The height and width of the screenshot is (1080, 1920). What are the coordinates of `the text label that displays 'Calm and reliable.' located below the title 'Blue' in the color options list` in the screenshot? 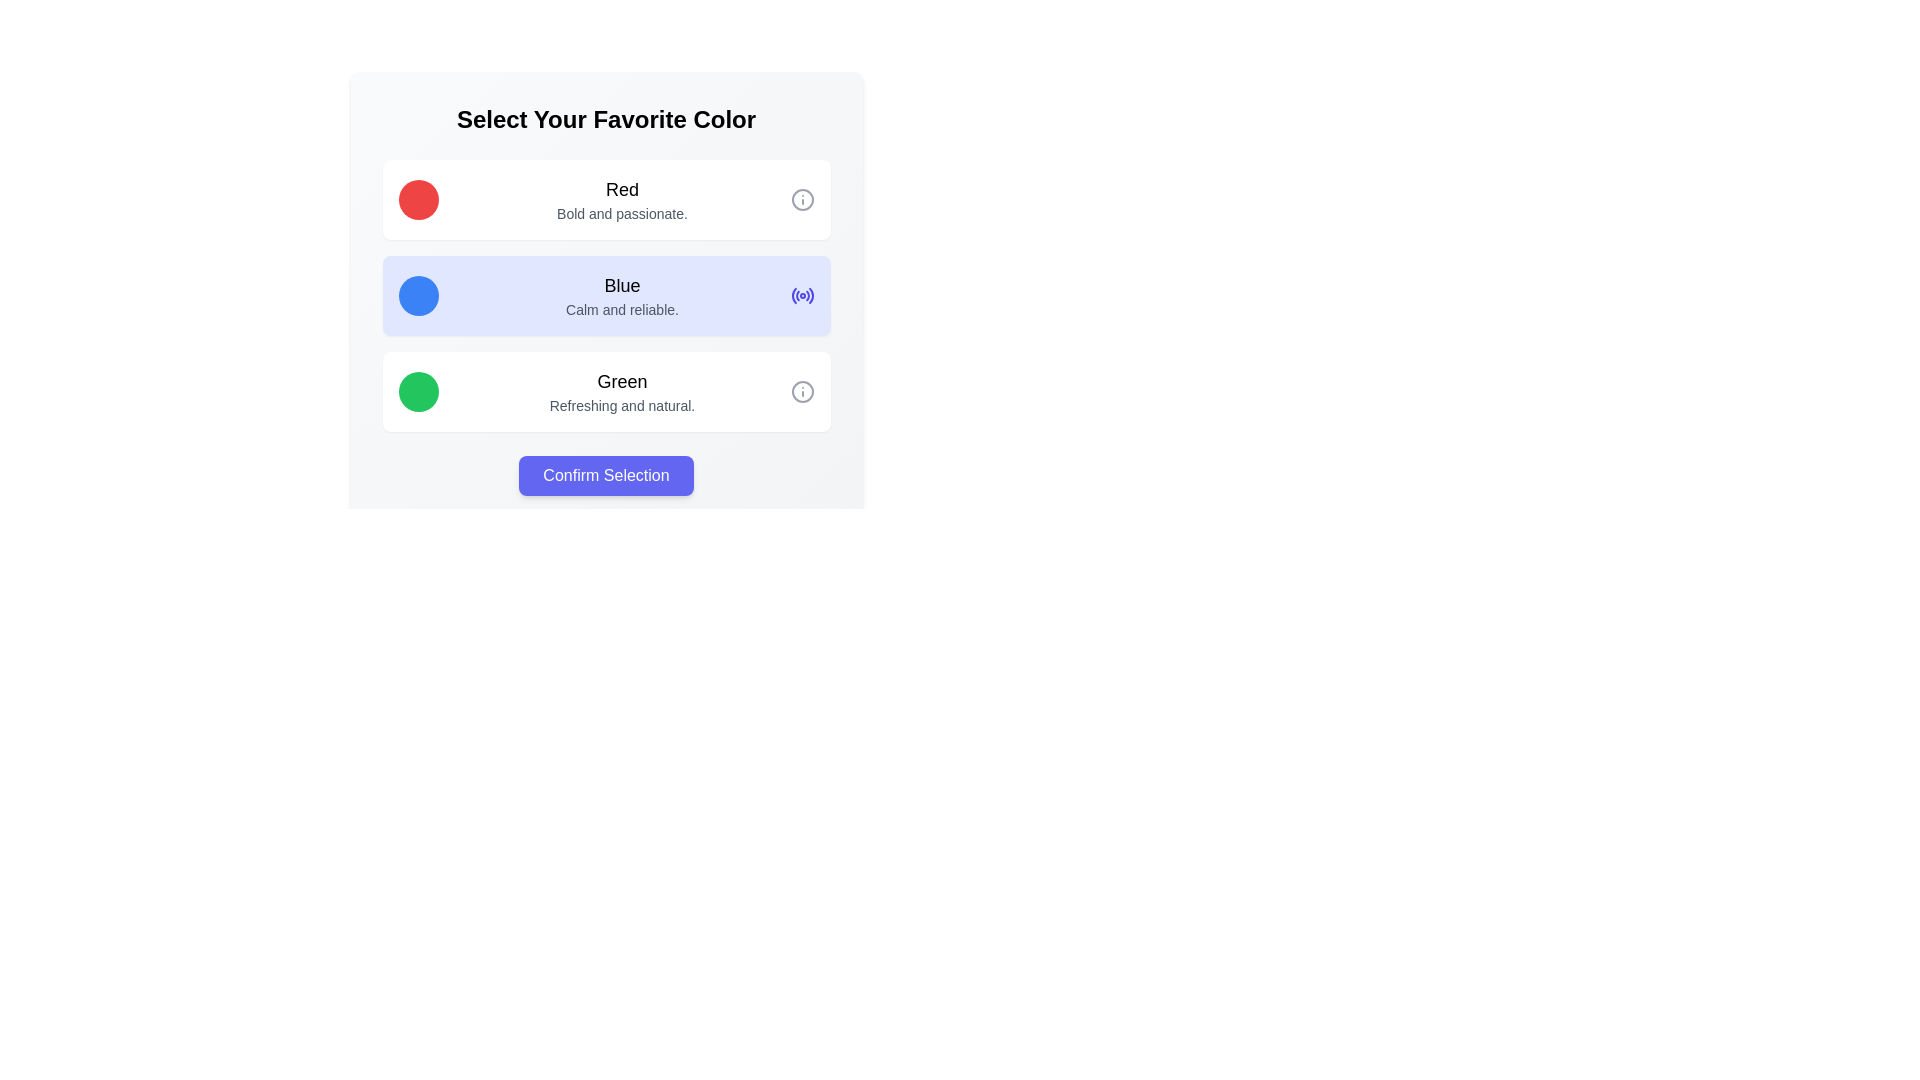 It's located at (621, 309).